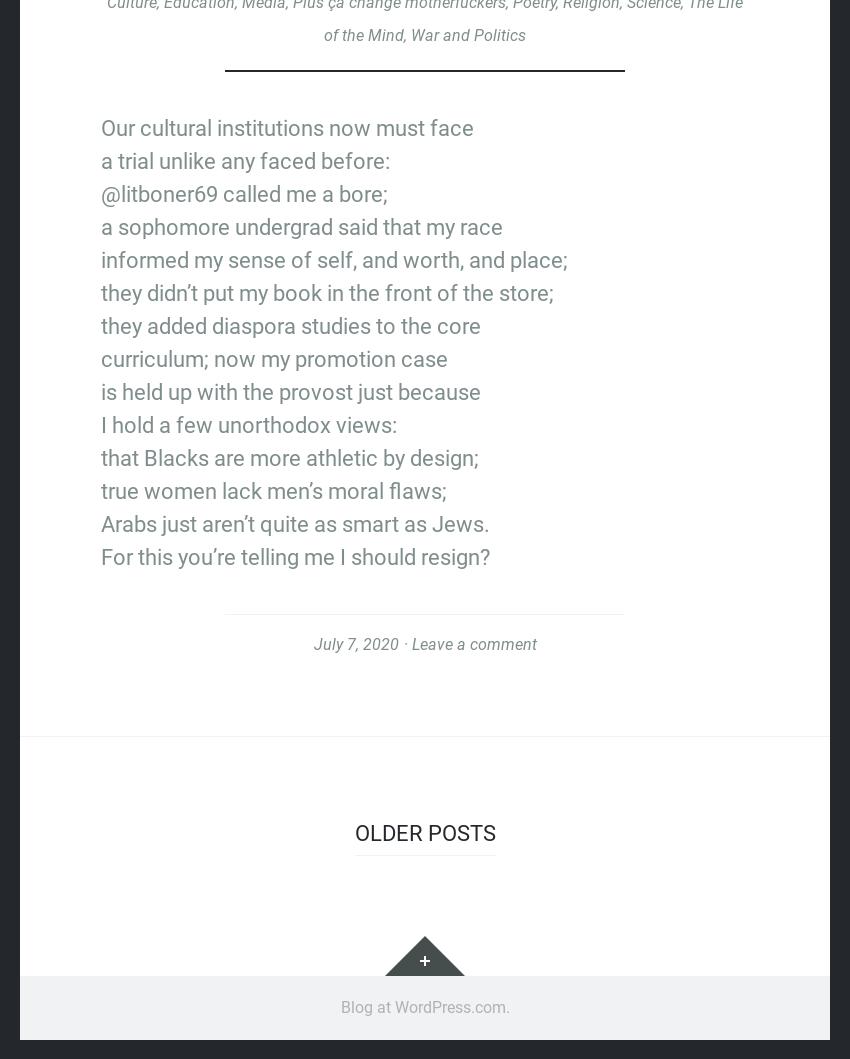 This screenshot has height=1059, width=850. What do you see at coordinates (248, 424) in the screenshot?
I see `'I hold a few unorthodox views:'` at bounding box center [248, 424].